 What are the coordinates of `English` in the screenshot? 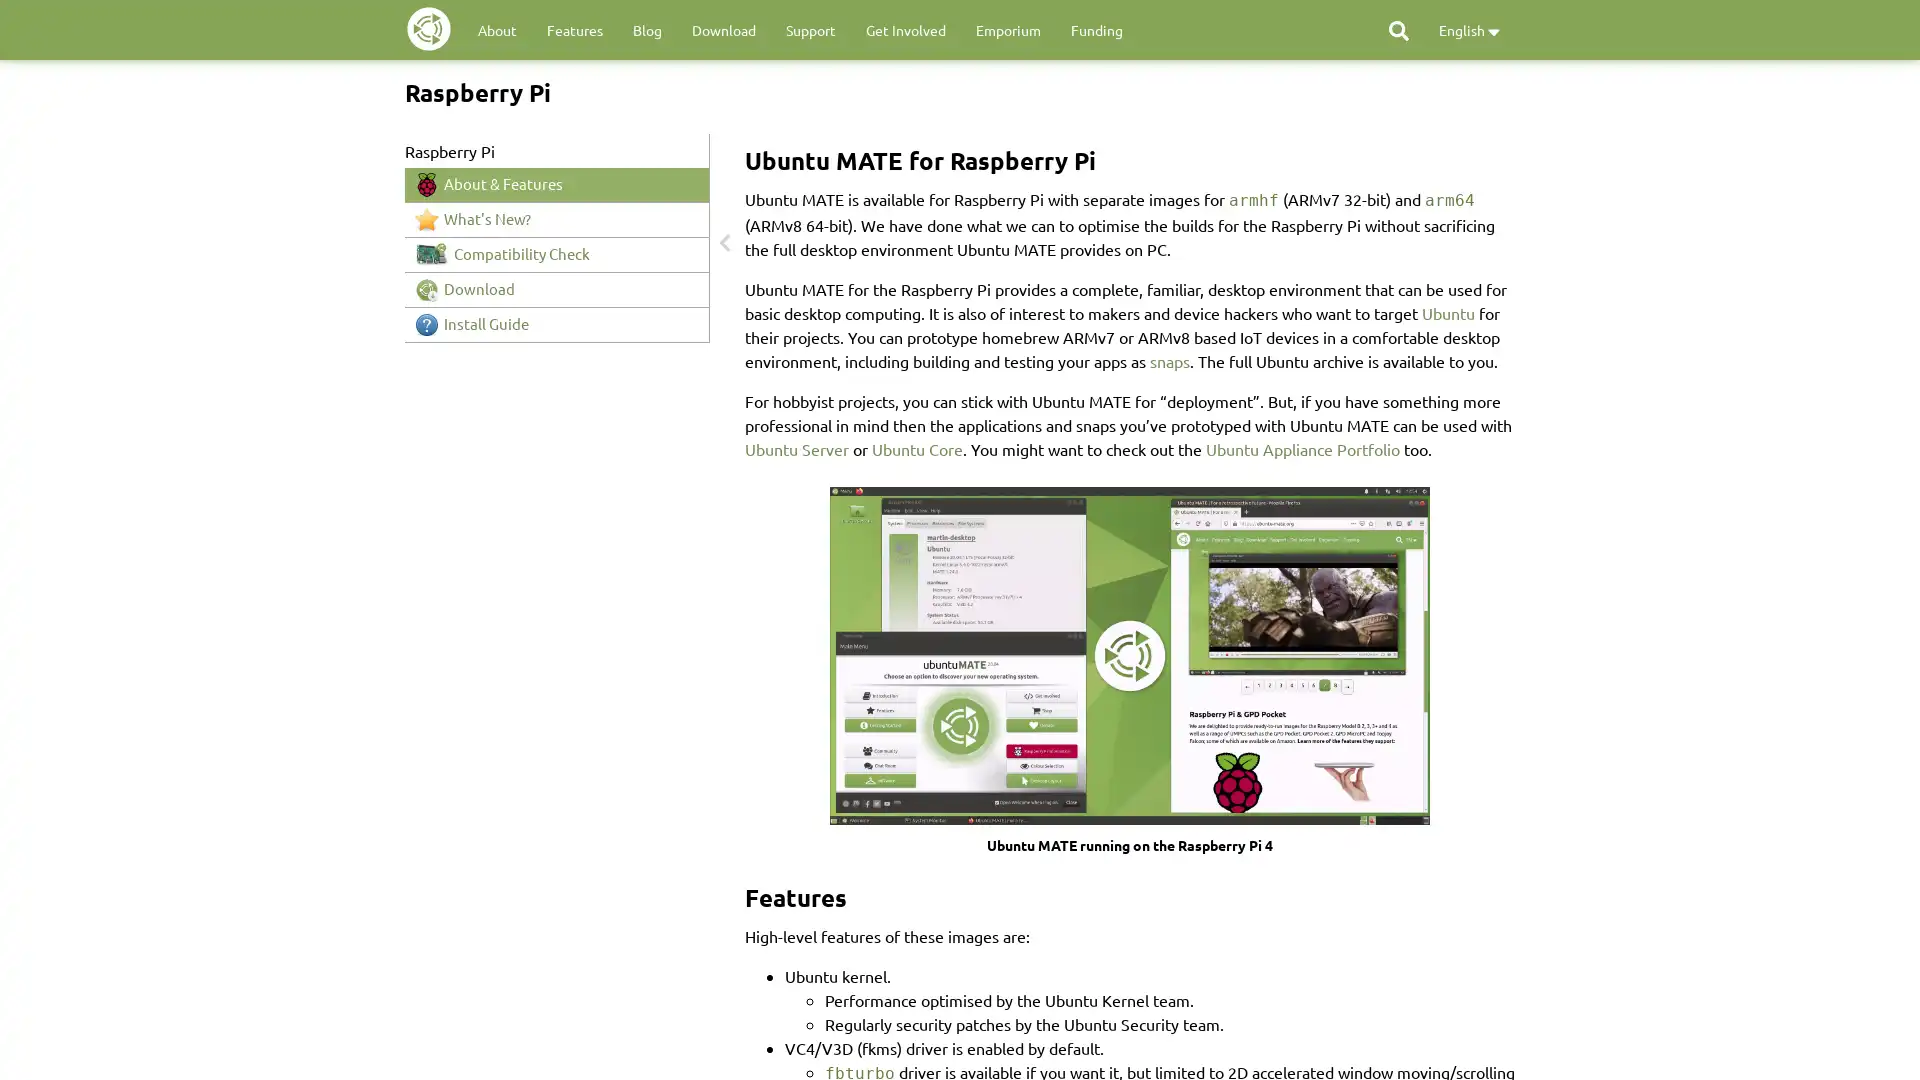 It's located at (1468, 30).